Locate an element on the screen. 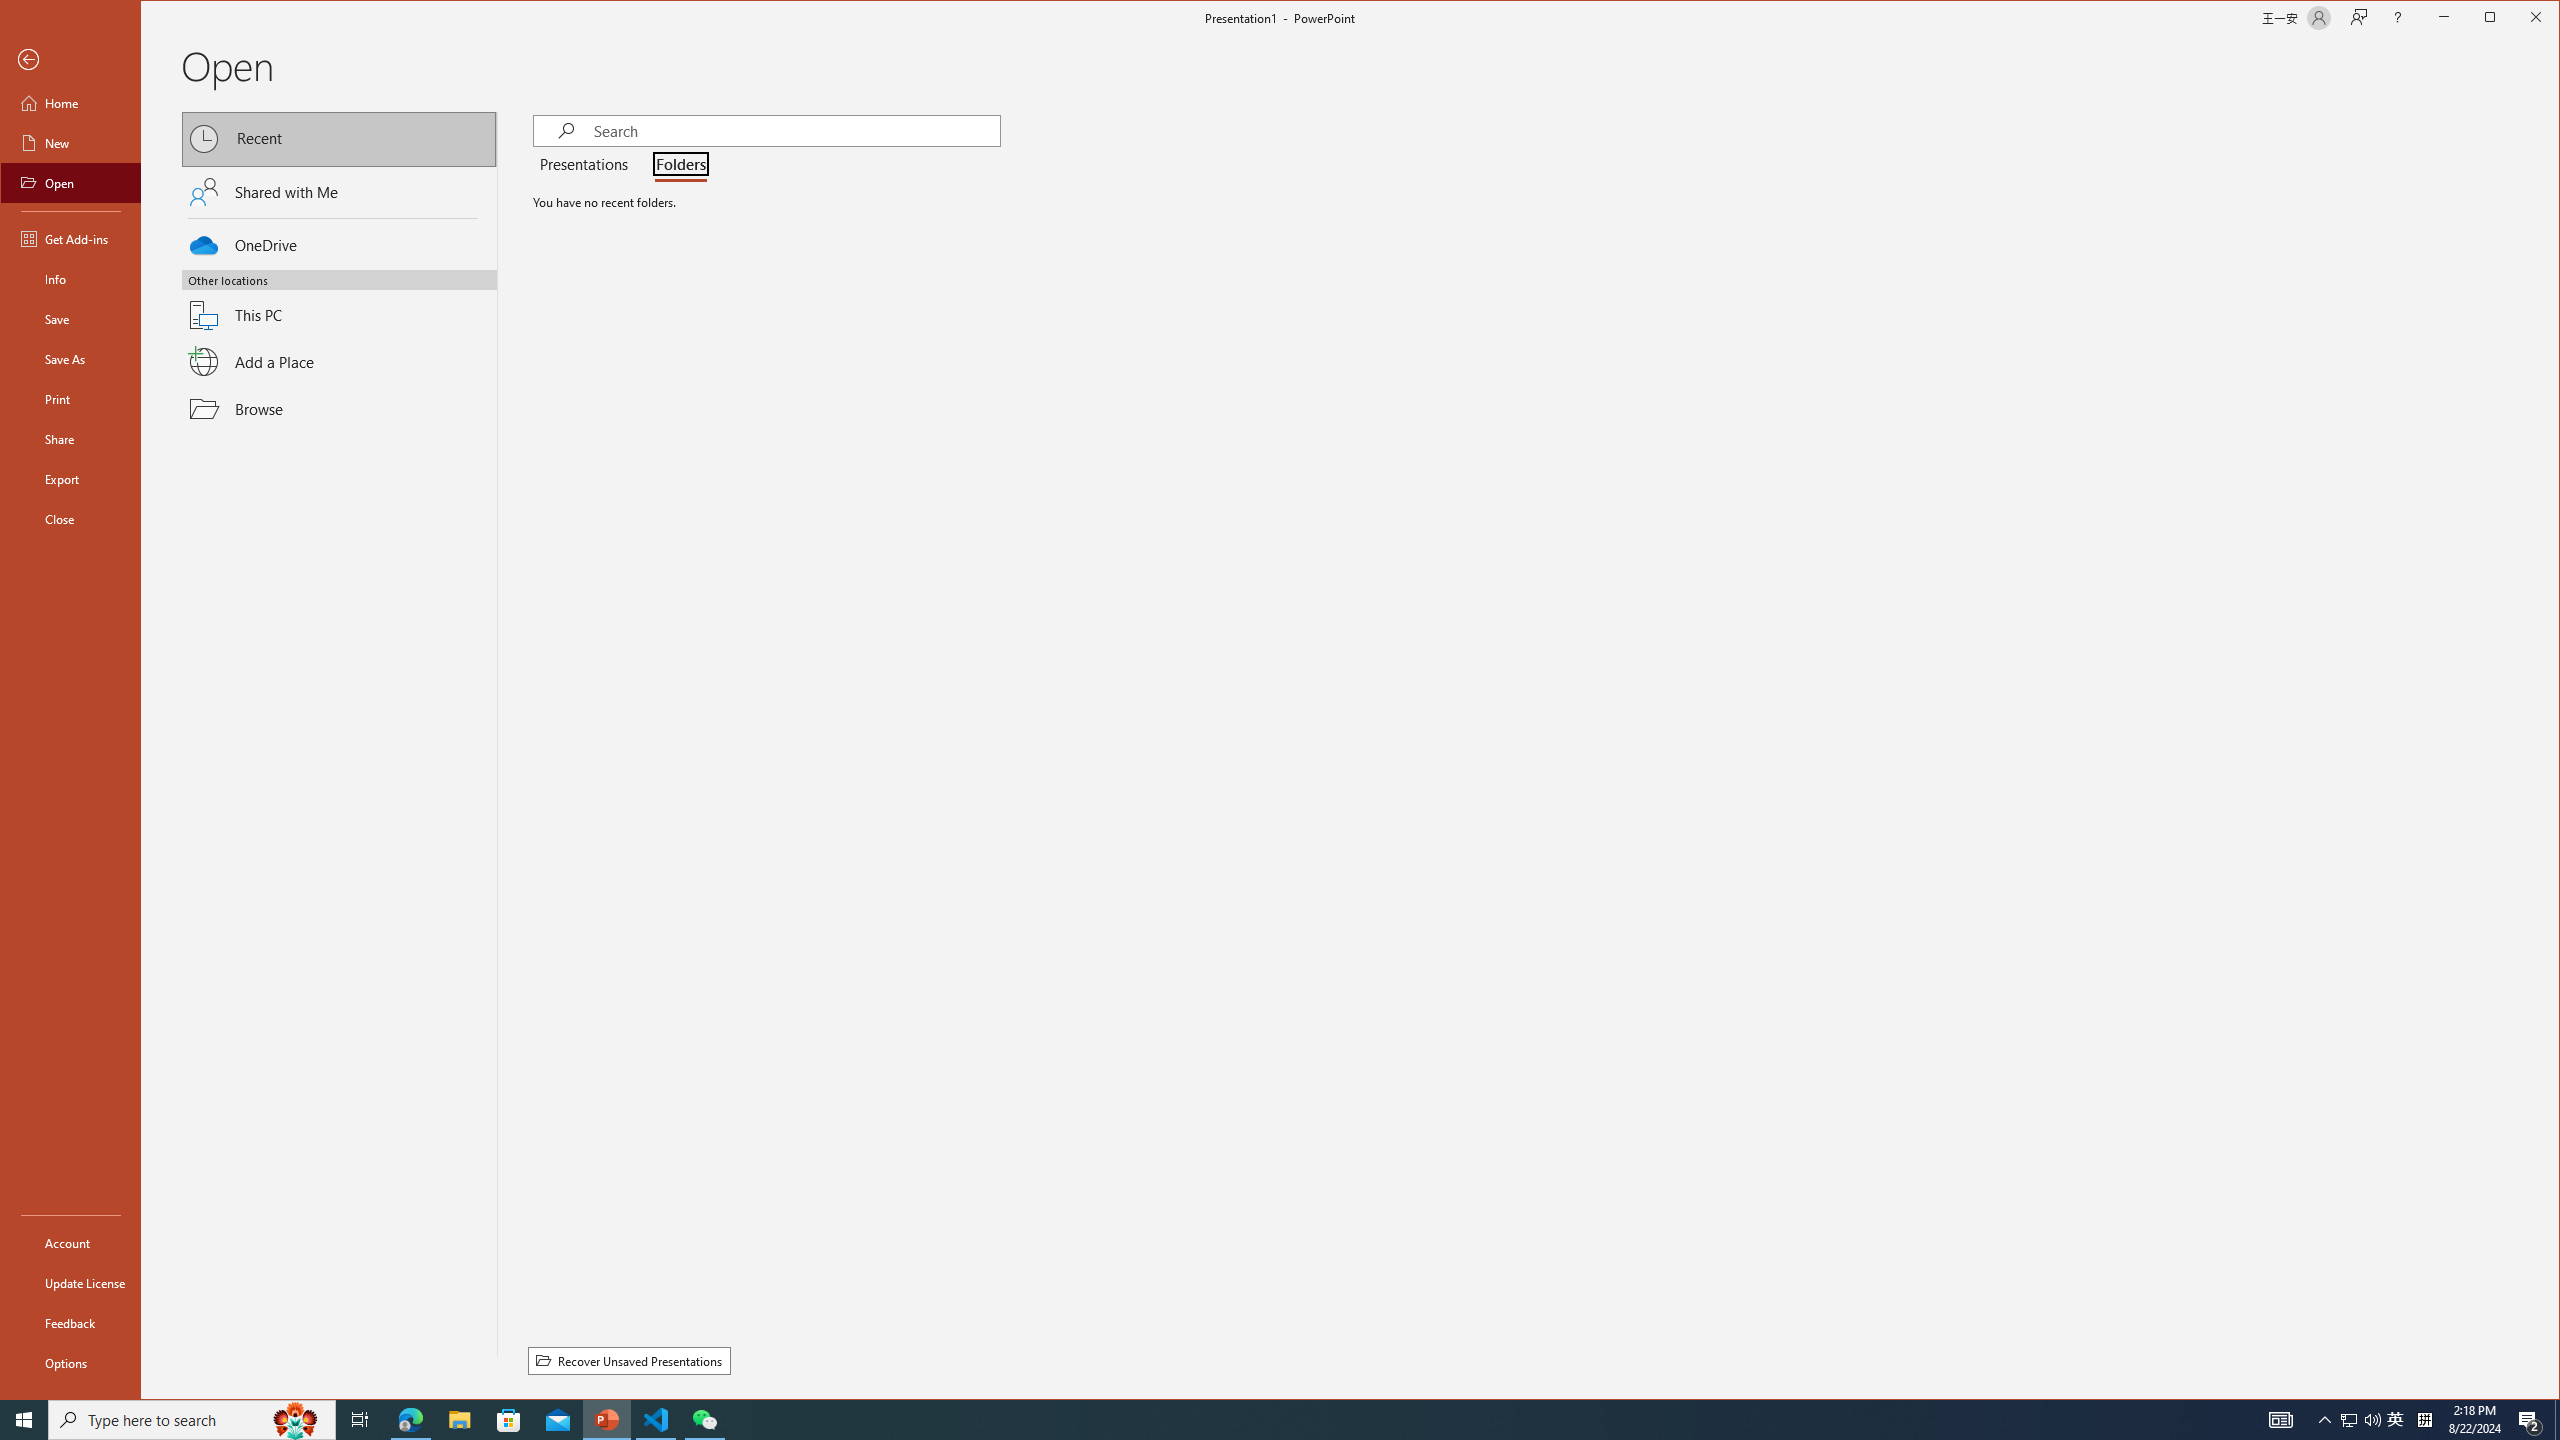  'This PC' is located at coordinates (339, 302).